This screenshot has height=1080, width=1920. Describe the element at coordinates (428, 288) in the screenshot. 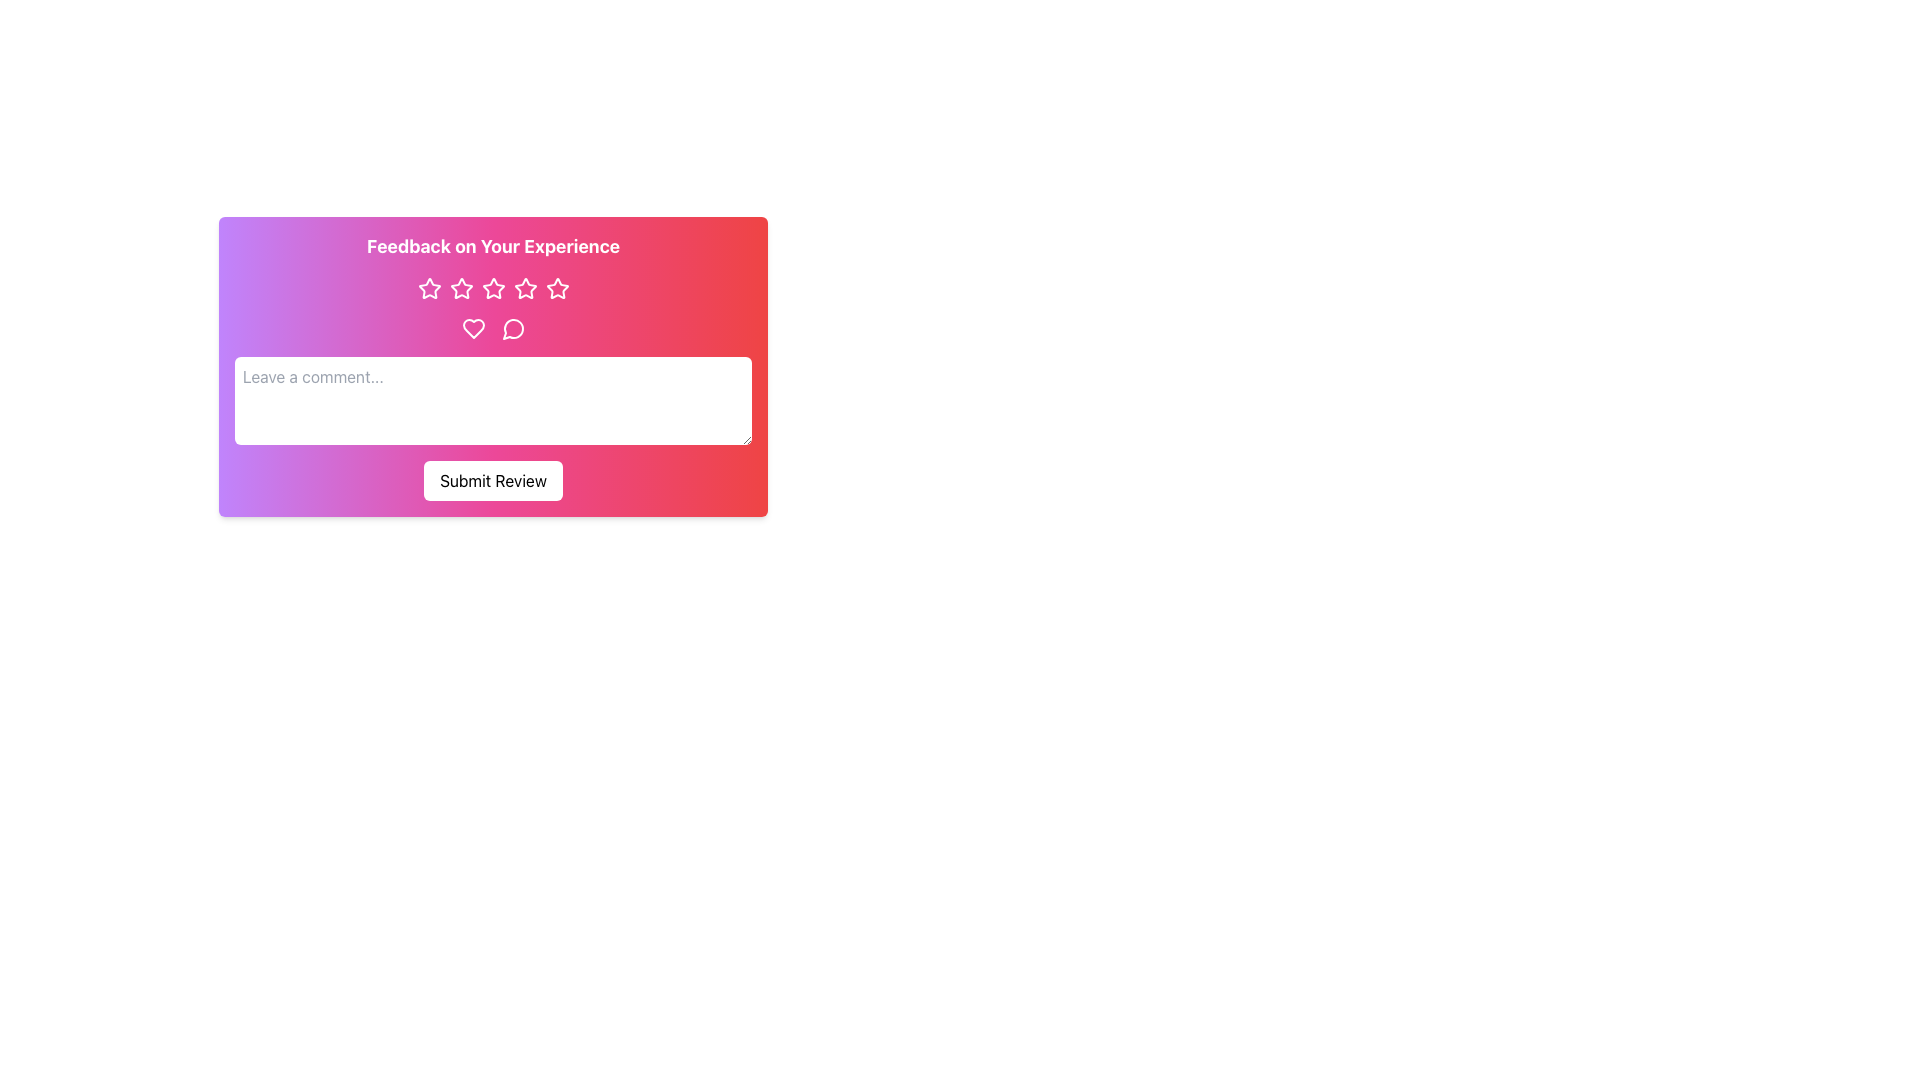

I see `the first star icon` at that location.